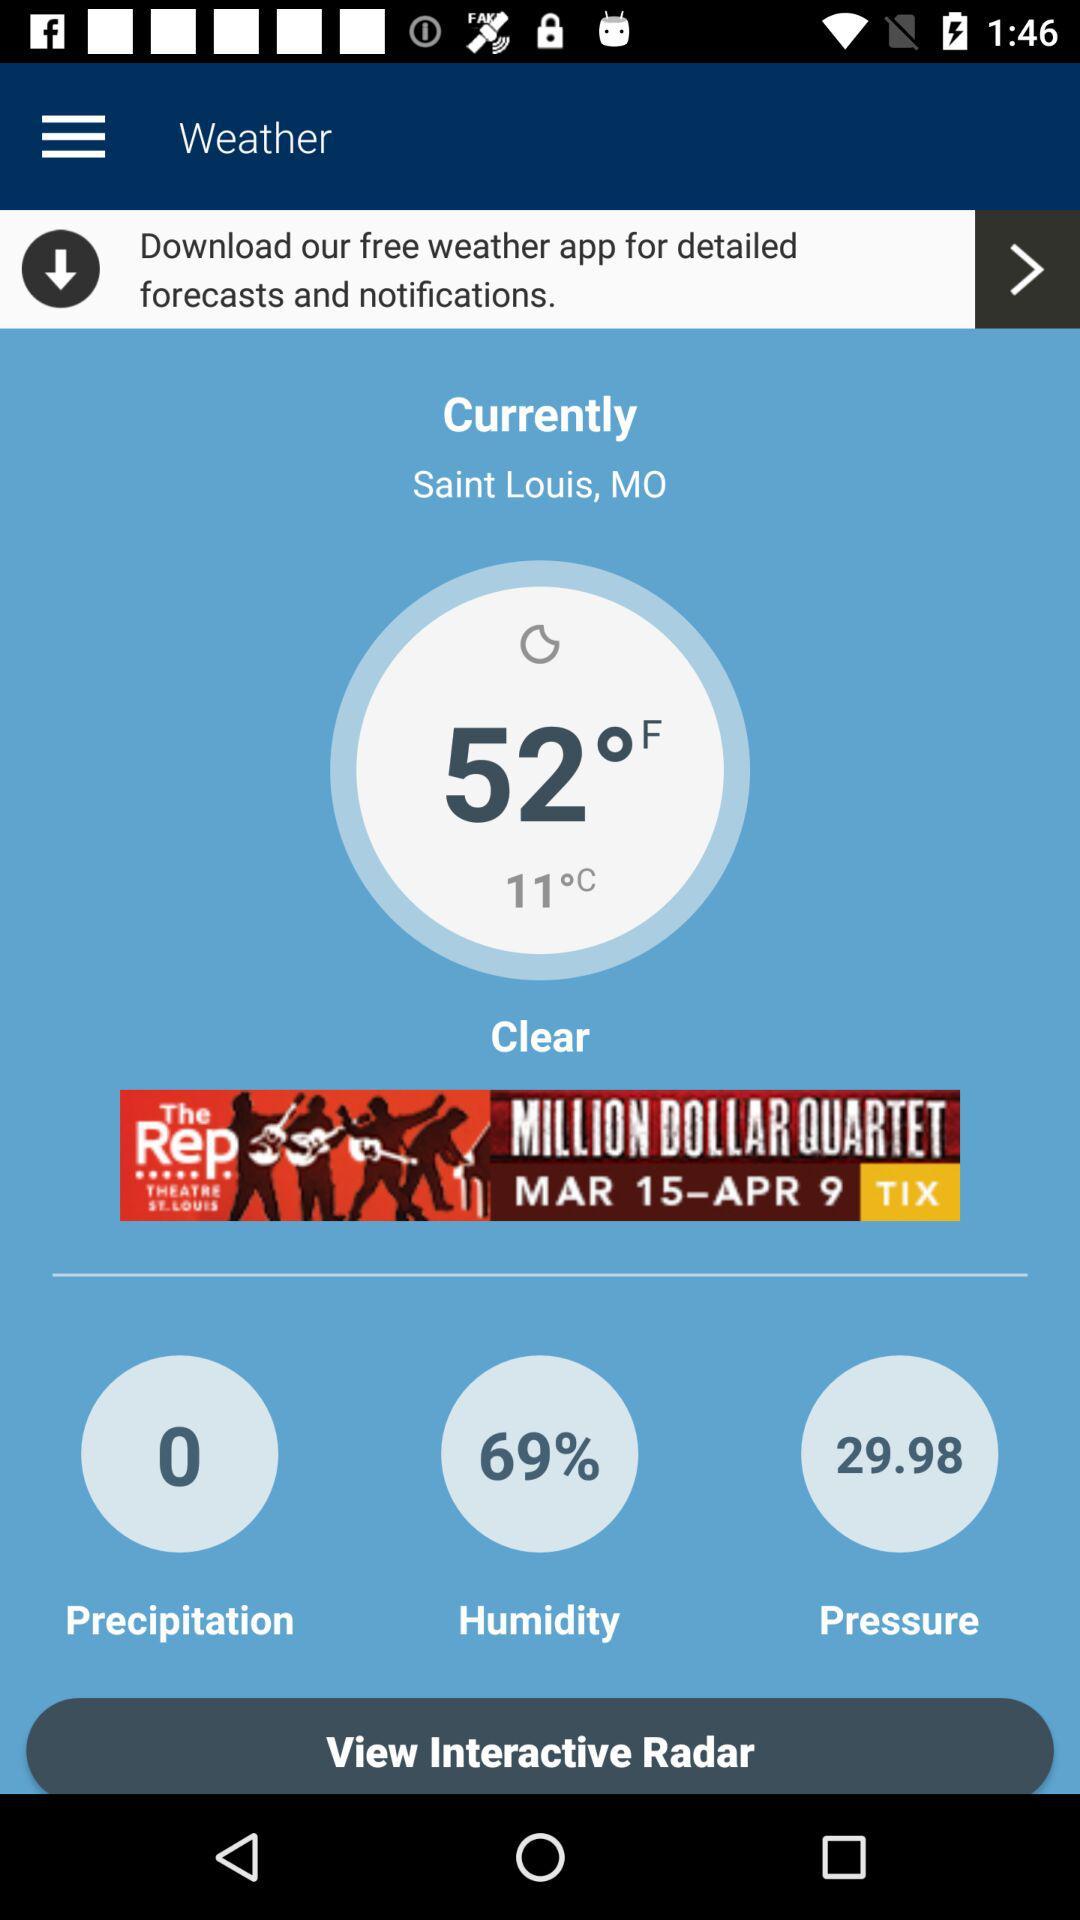 The image size is (1080, 1920). Describe the element at coordinates (72, 135) in the screenshot. I see `open menu` at that location.